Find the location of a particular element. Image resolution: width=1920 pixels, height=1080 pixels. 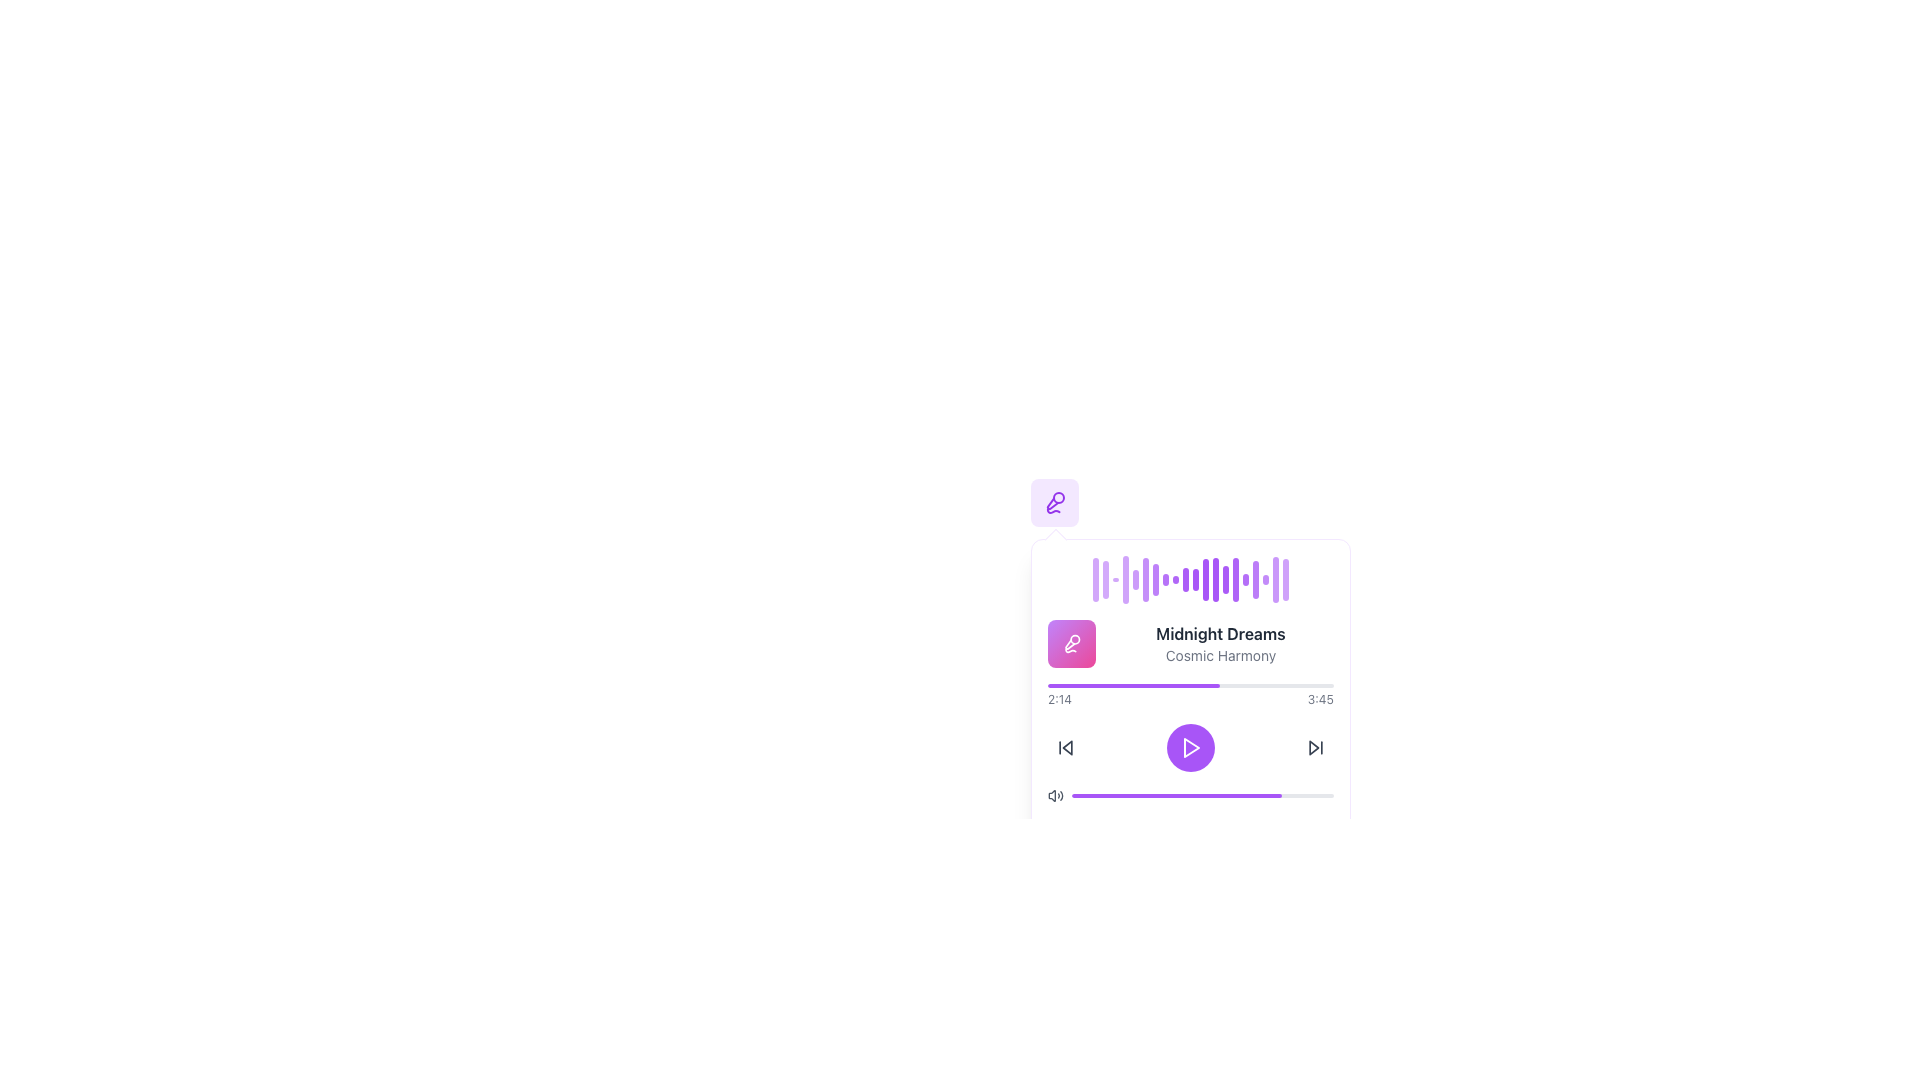

the left section of the volume control icon within the sound control area is located at coordinates (1051, 794).